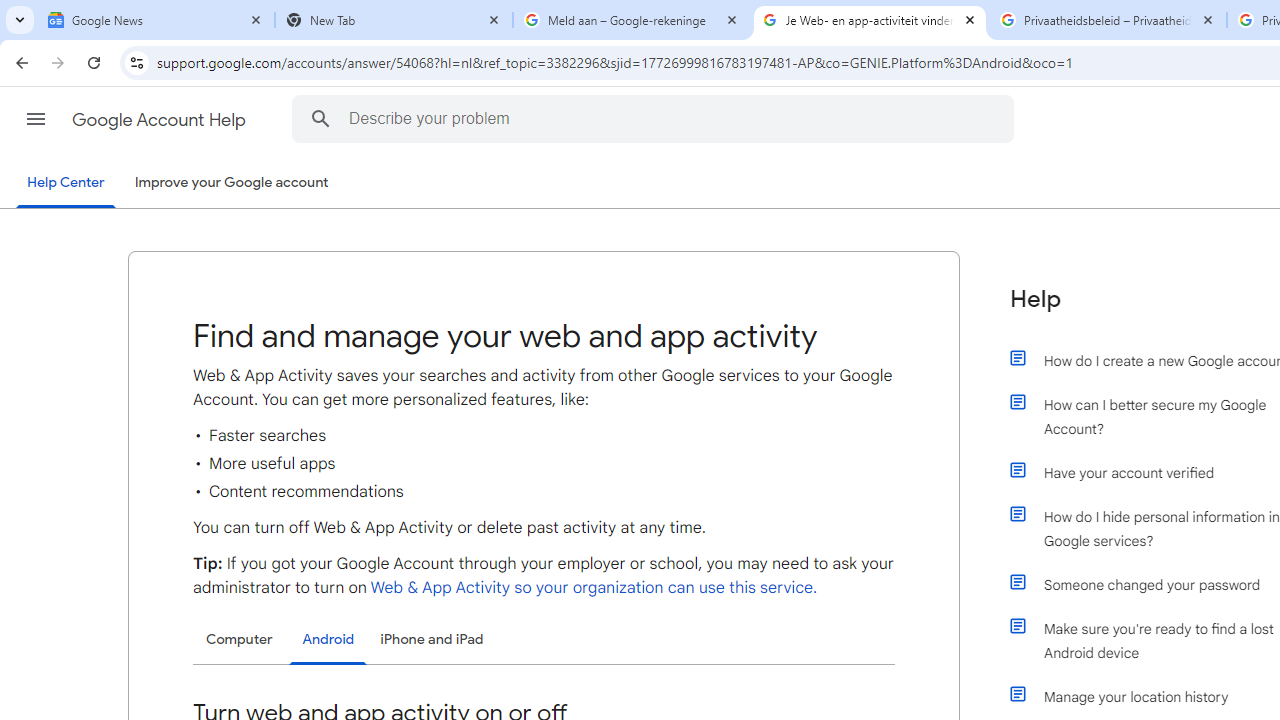  What do you see at coordinates (35, 119) in the screenshot?
I see `'Main menu'` at bounding box center [35, 119].